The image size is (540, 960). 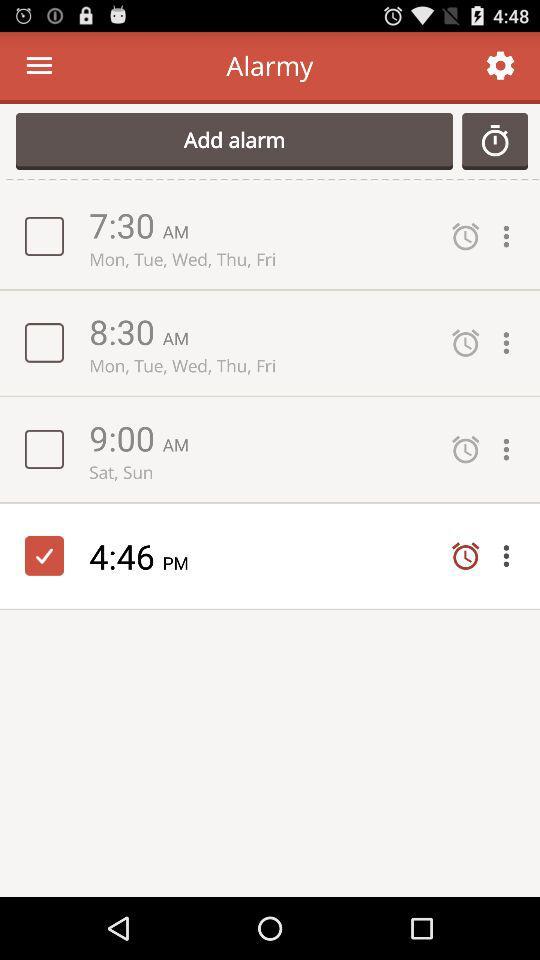 I want to click on icon next to am item, so click(x=125, y=437).